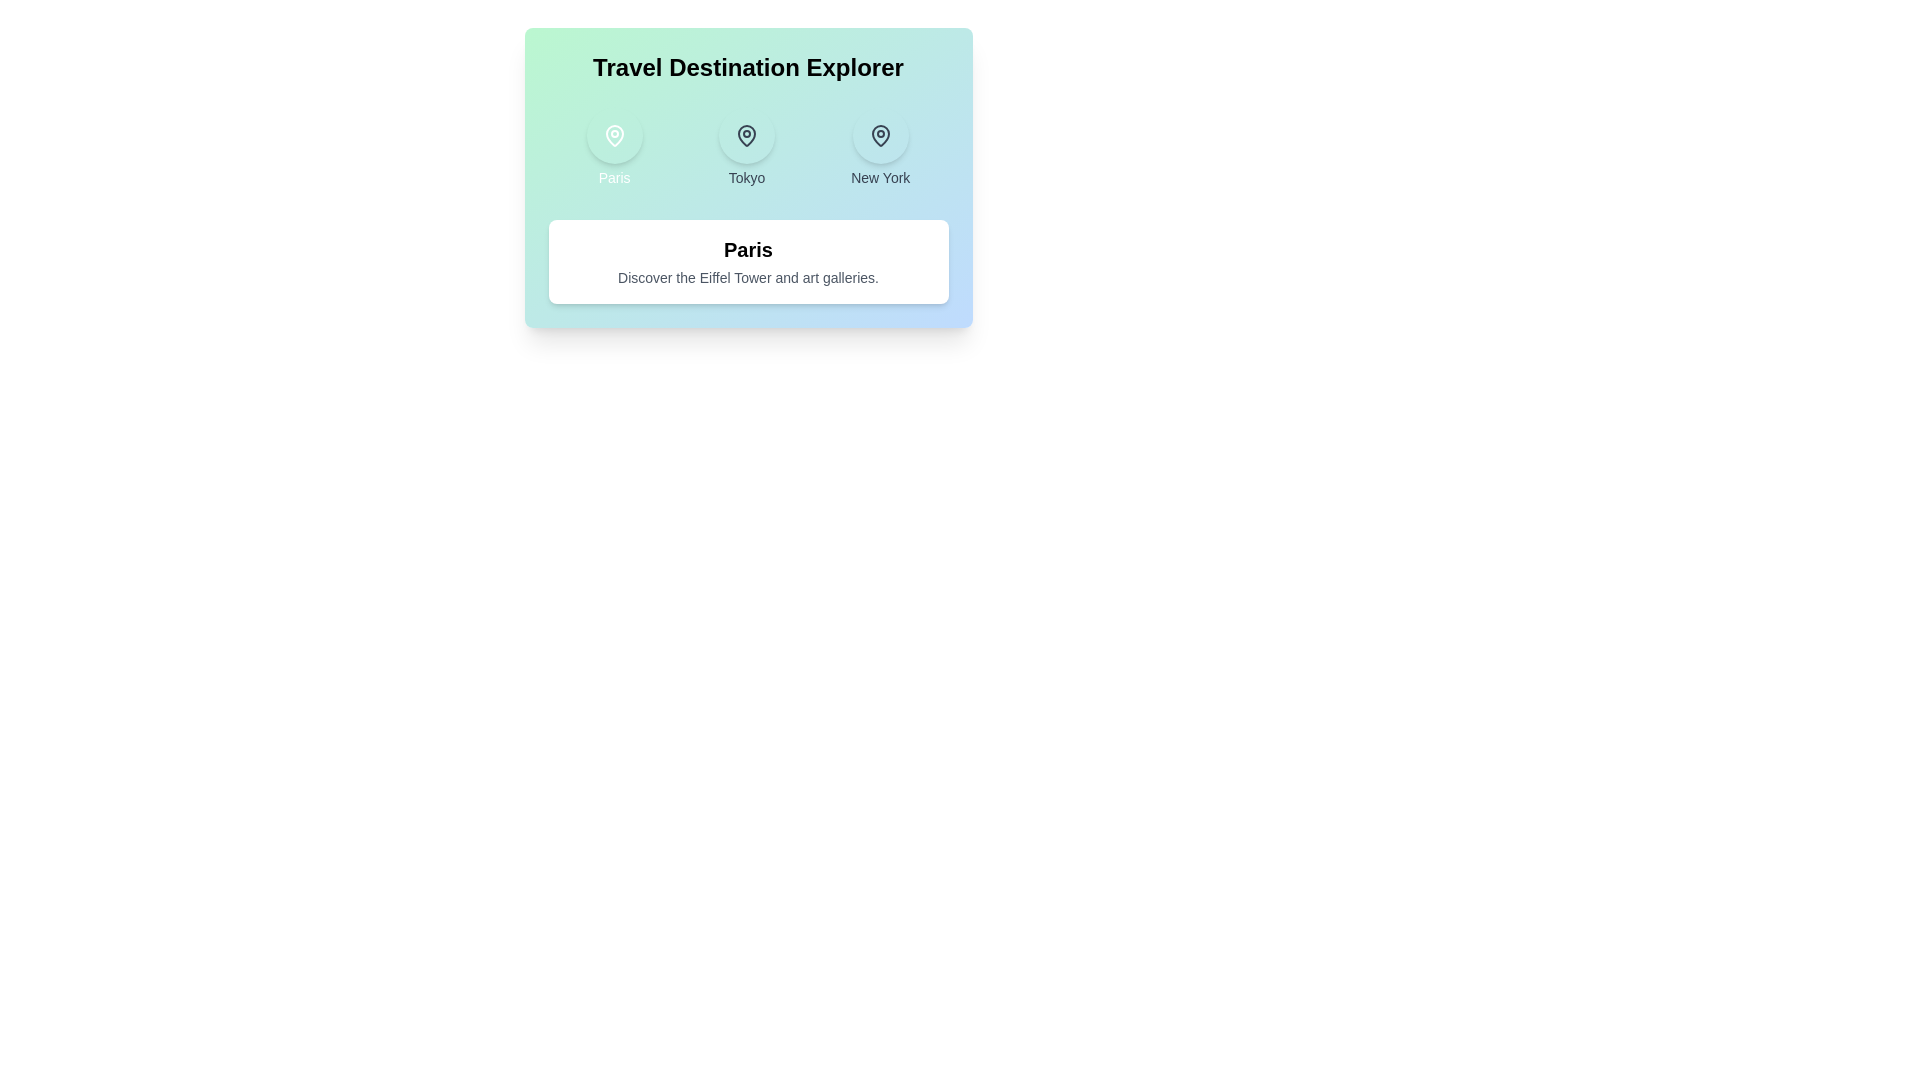 The height and width of the screenshot is (1080, 1920). Describe the element at coordinates (745, 146) in the screenshot. I see `the circular button with a map pin icon labeled 'Tokyo'` at that location.